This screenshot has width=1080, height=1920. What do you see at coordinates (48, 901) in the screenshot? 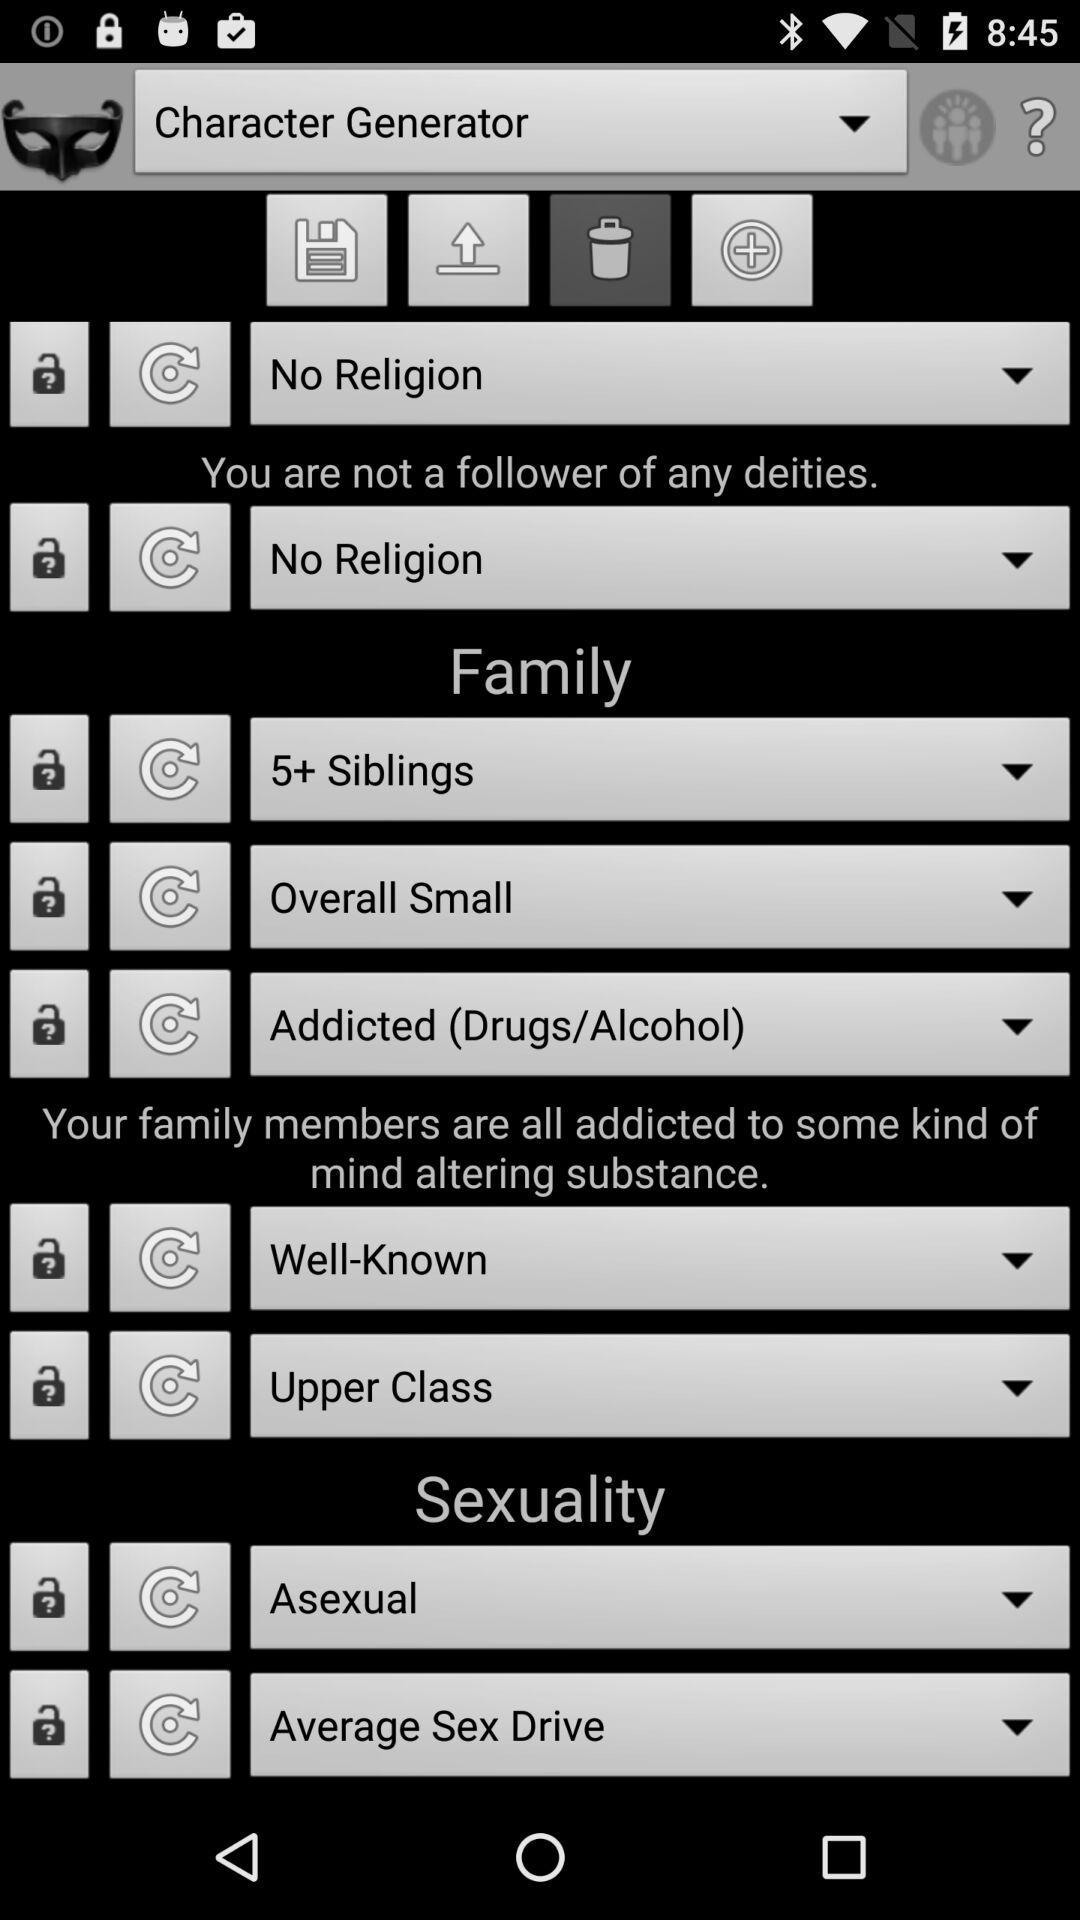
I see `lock family size option` at bounding box center [48, 901].